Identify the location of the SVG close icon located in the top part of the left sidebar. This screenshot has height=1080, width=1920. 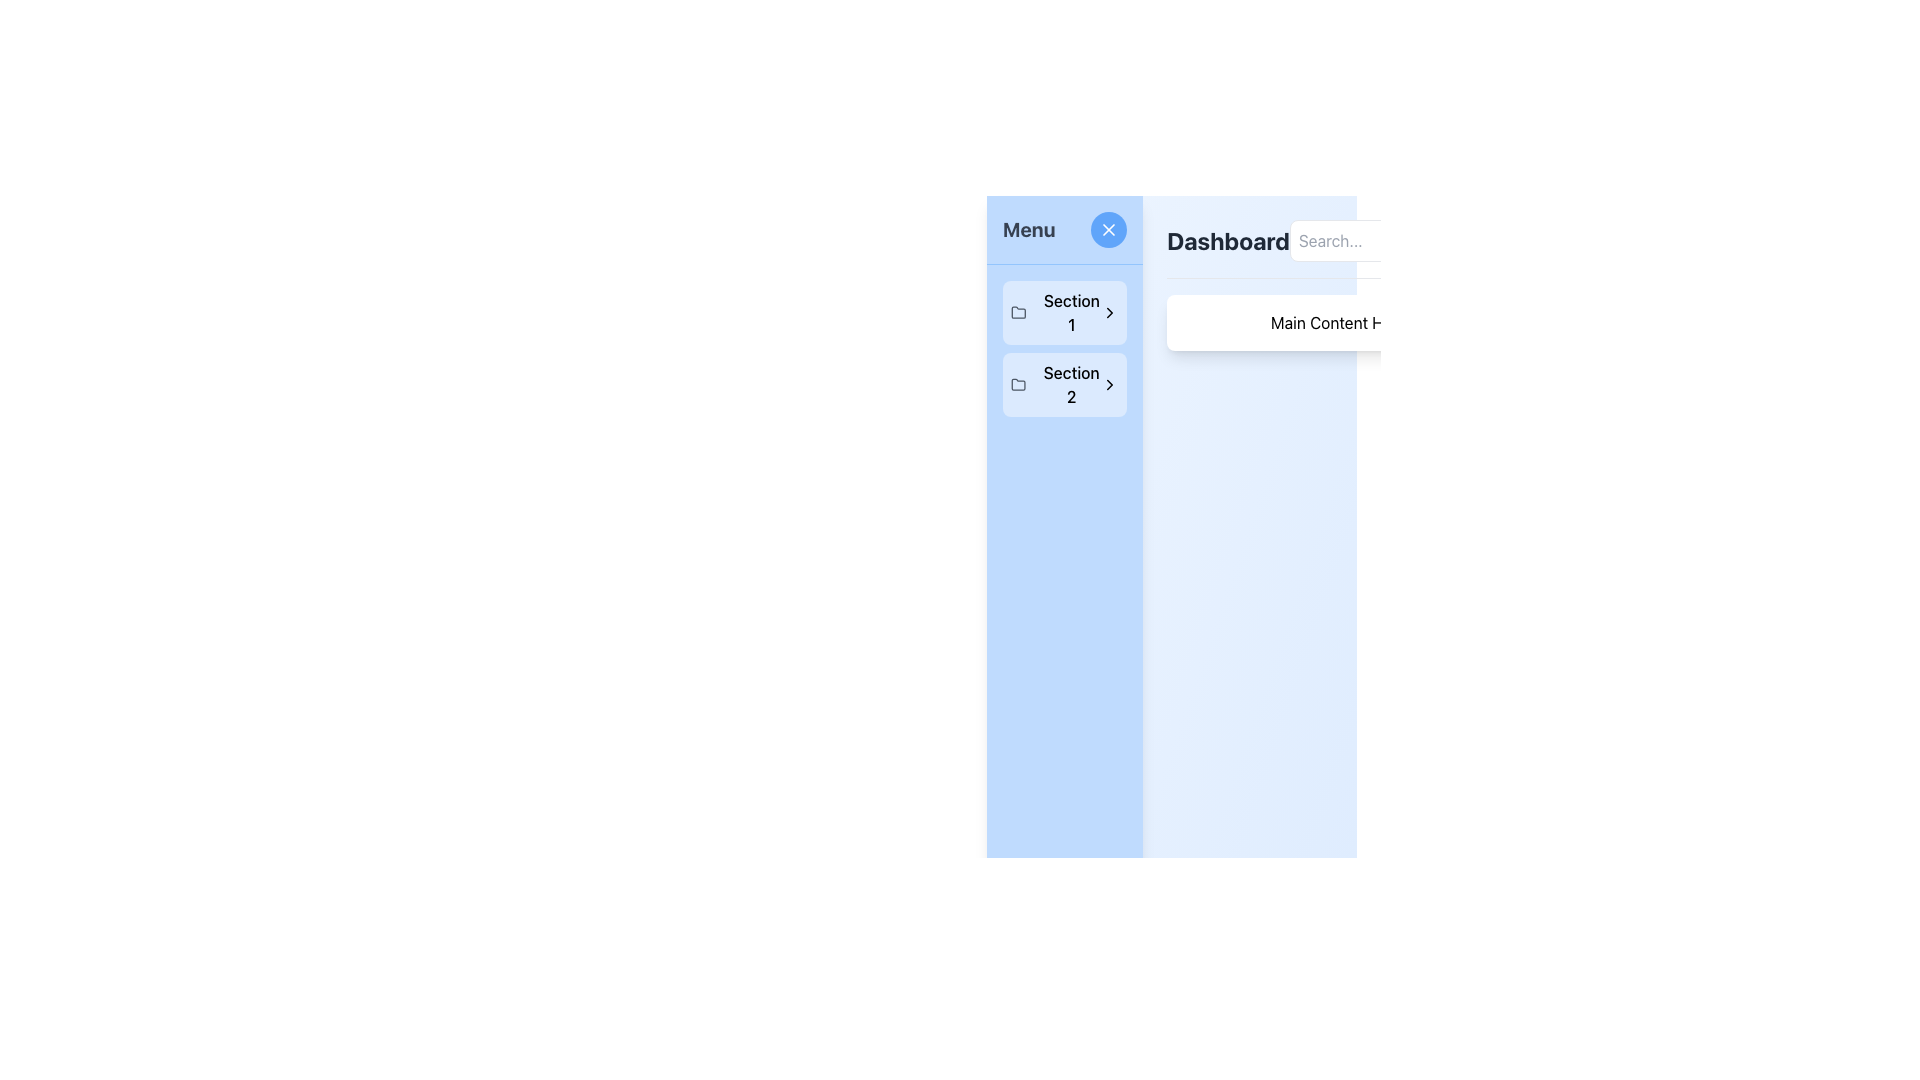
(1108, 229).